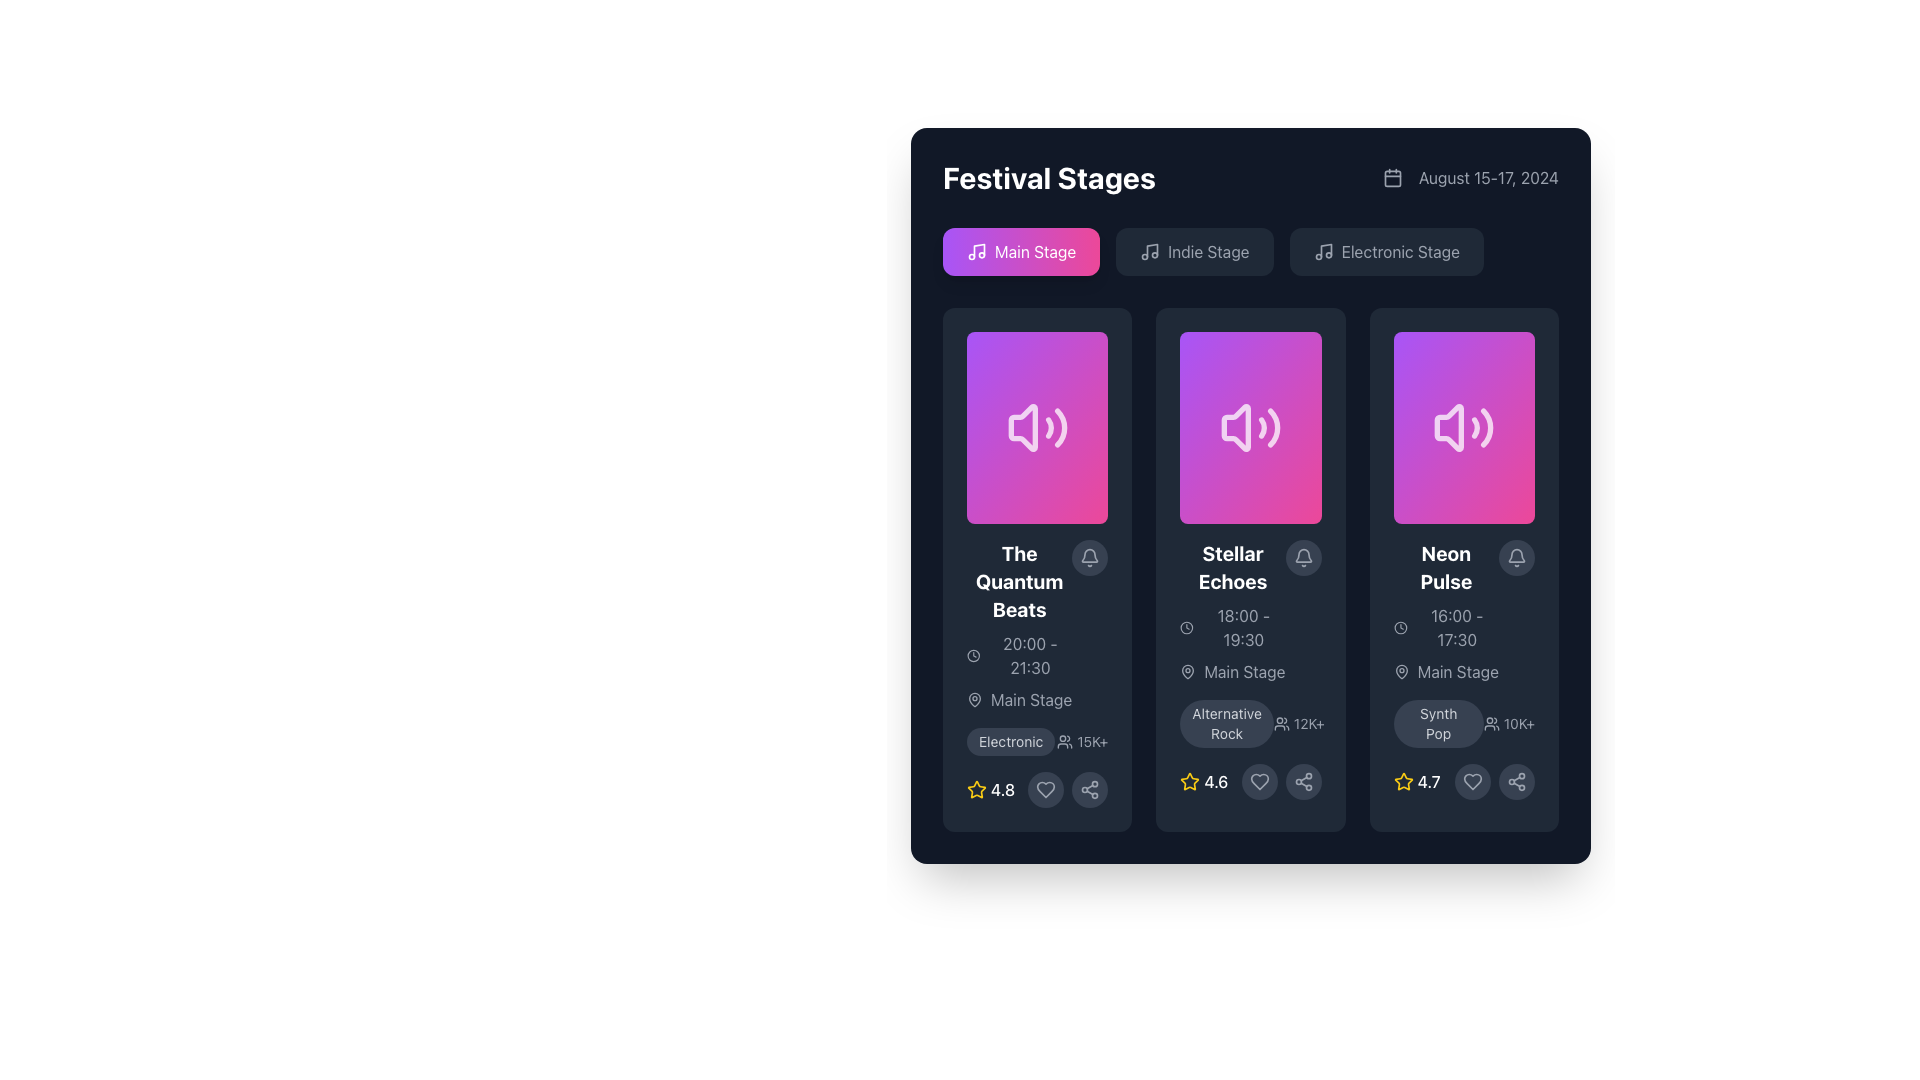  Describe the element at coordinates (1048, 176) in the screenshot. I see `the static text element displaying 'Festival Stages' in a bold, large font with a white color against a dark background, located in the upper-left corner of its section` at that location.